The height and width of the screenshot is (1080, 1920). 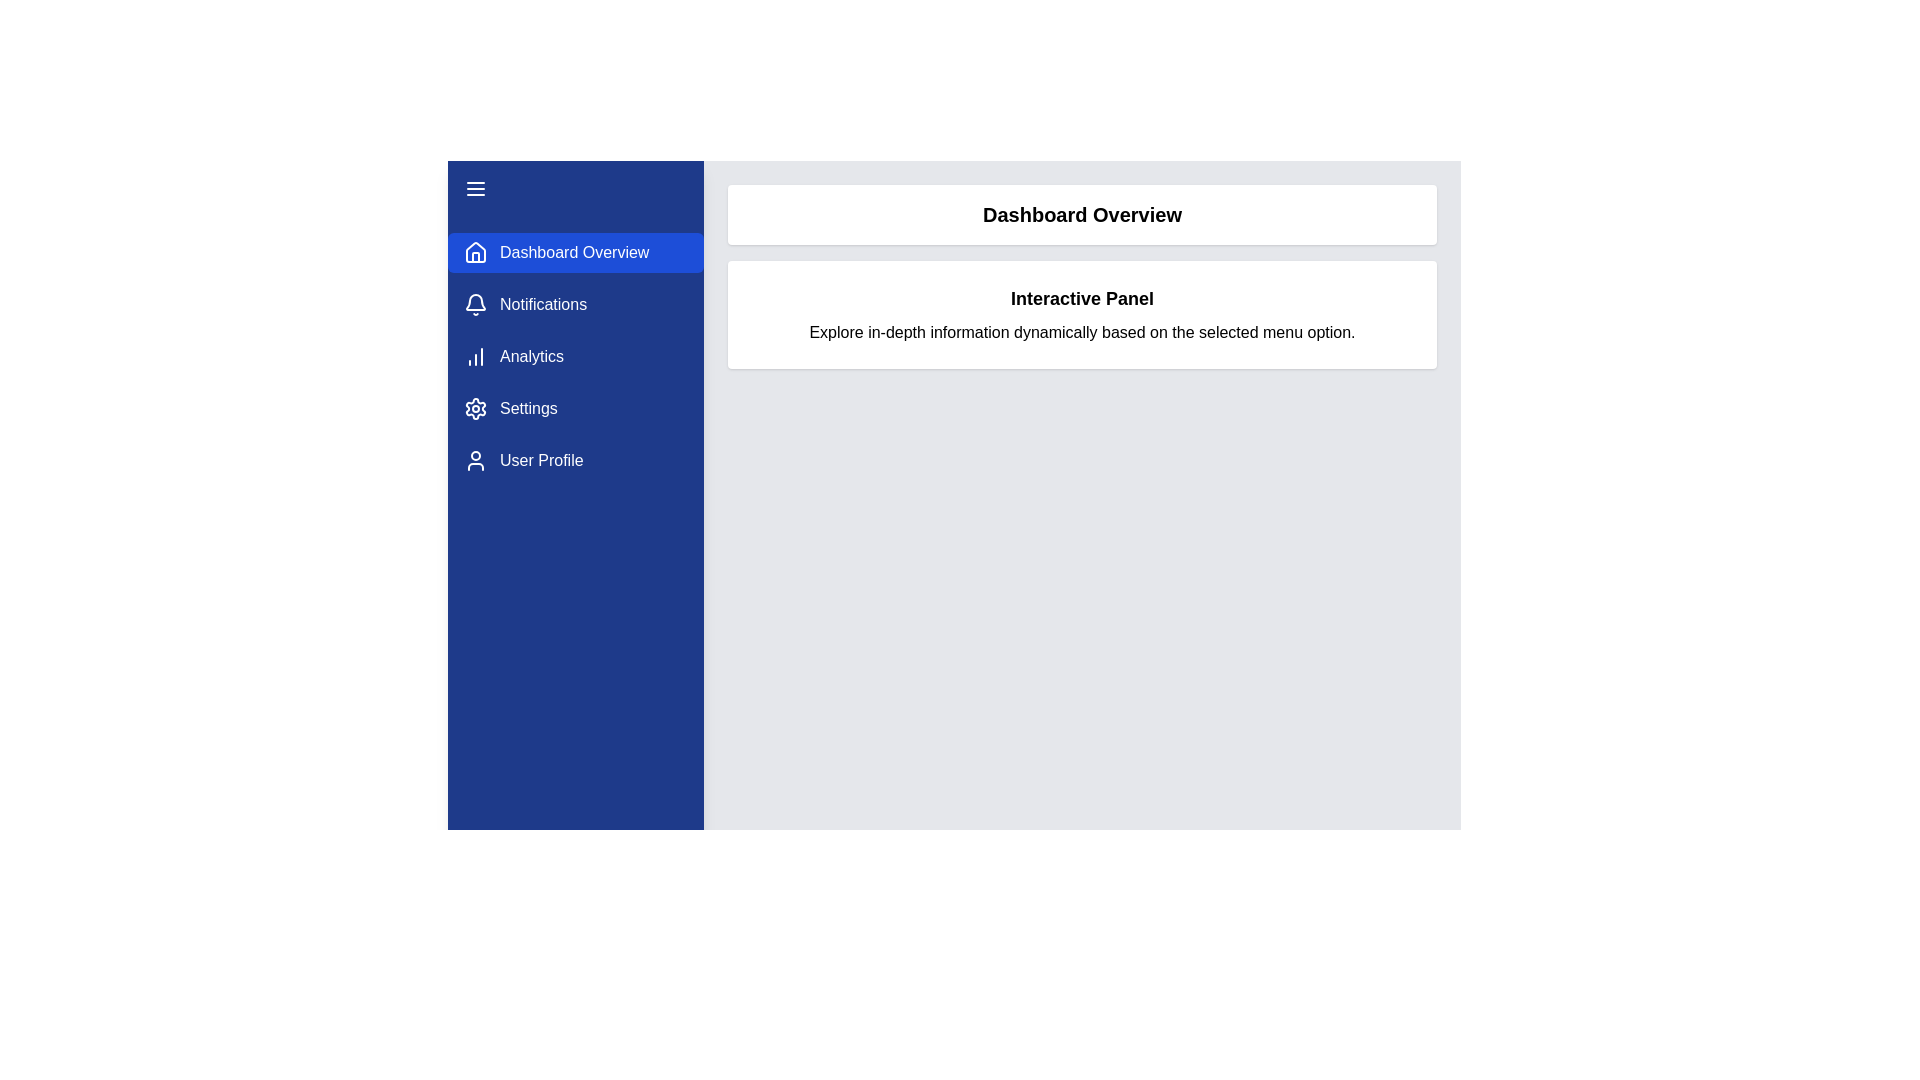 I want to click on the cogwheel-shaped icon located in the left navigation menu next to the 'Settings' label, so click(x=474, y=407).